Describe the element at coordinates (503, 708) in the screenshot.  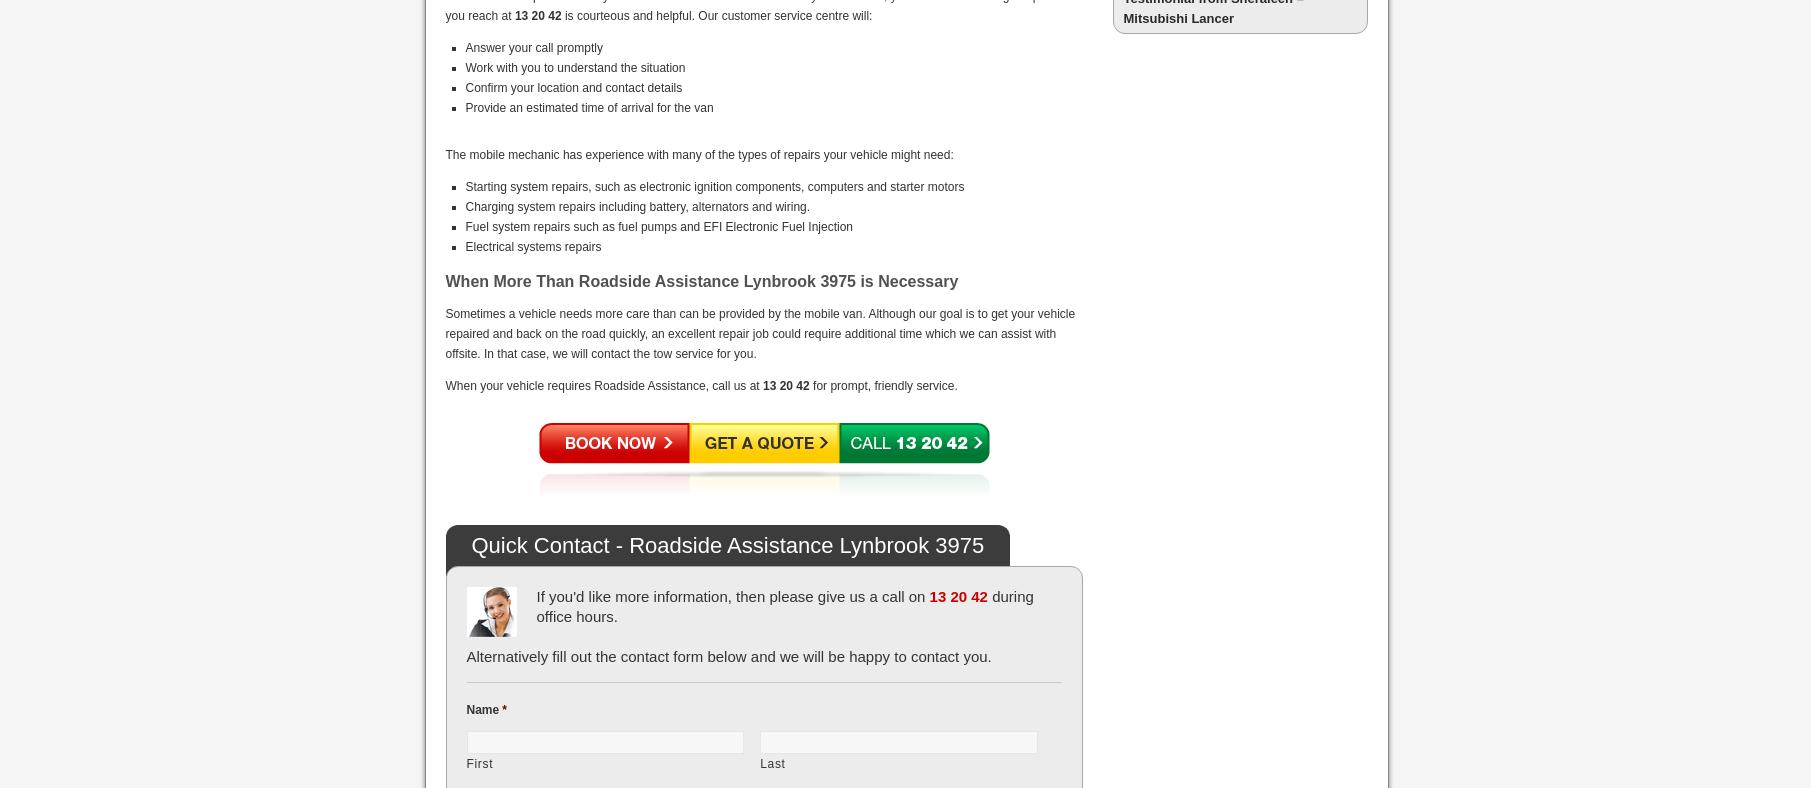
I see `'*'` at that location.